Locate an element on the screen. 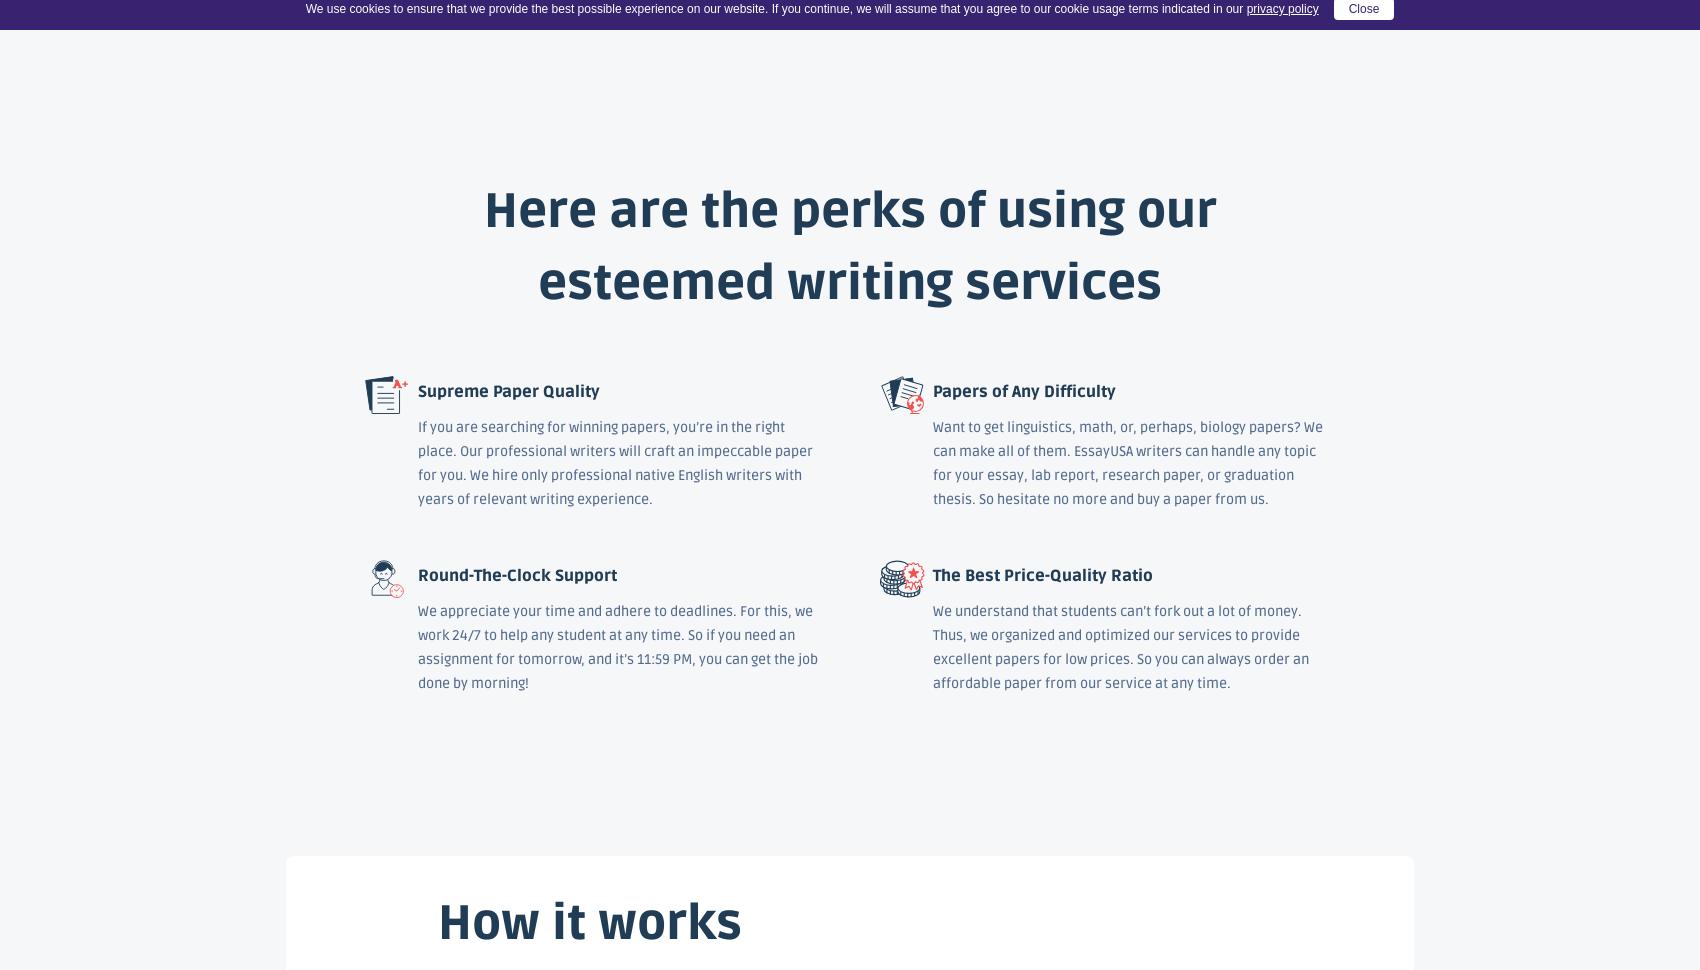 This screenshot has height=970, width=1700. 'Supreme Paper Quality' is located at coordinates (417, 391).